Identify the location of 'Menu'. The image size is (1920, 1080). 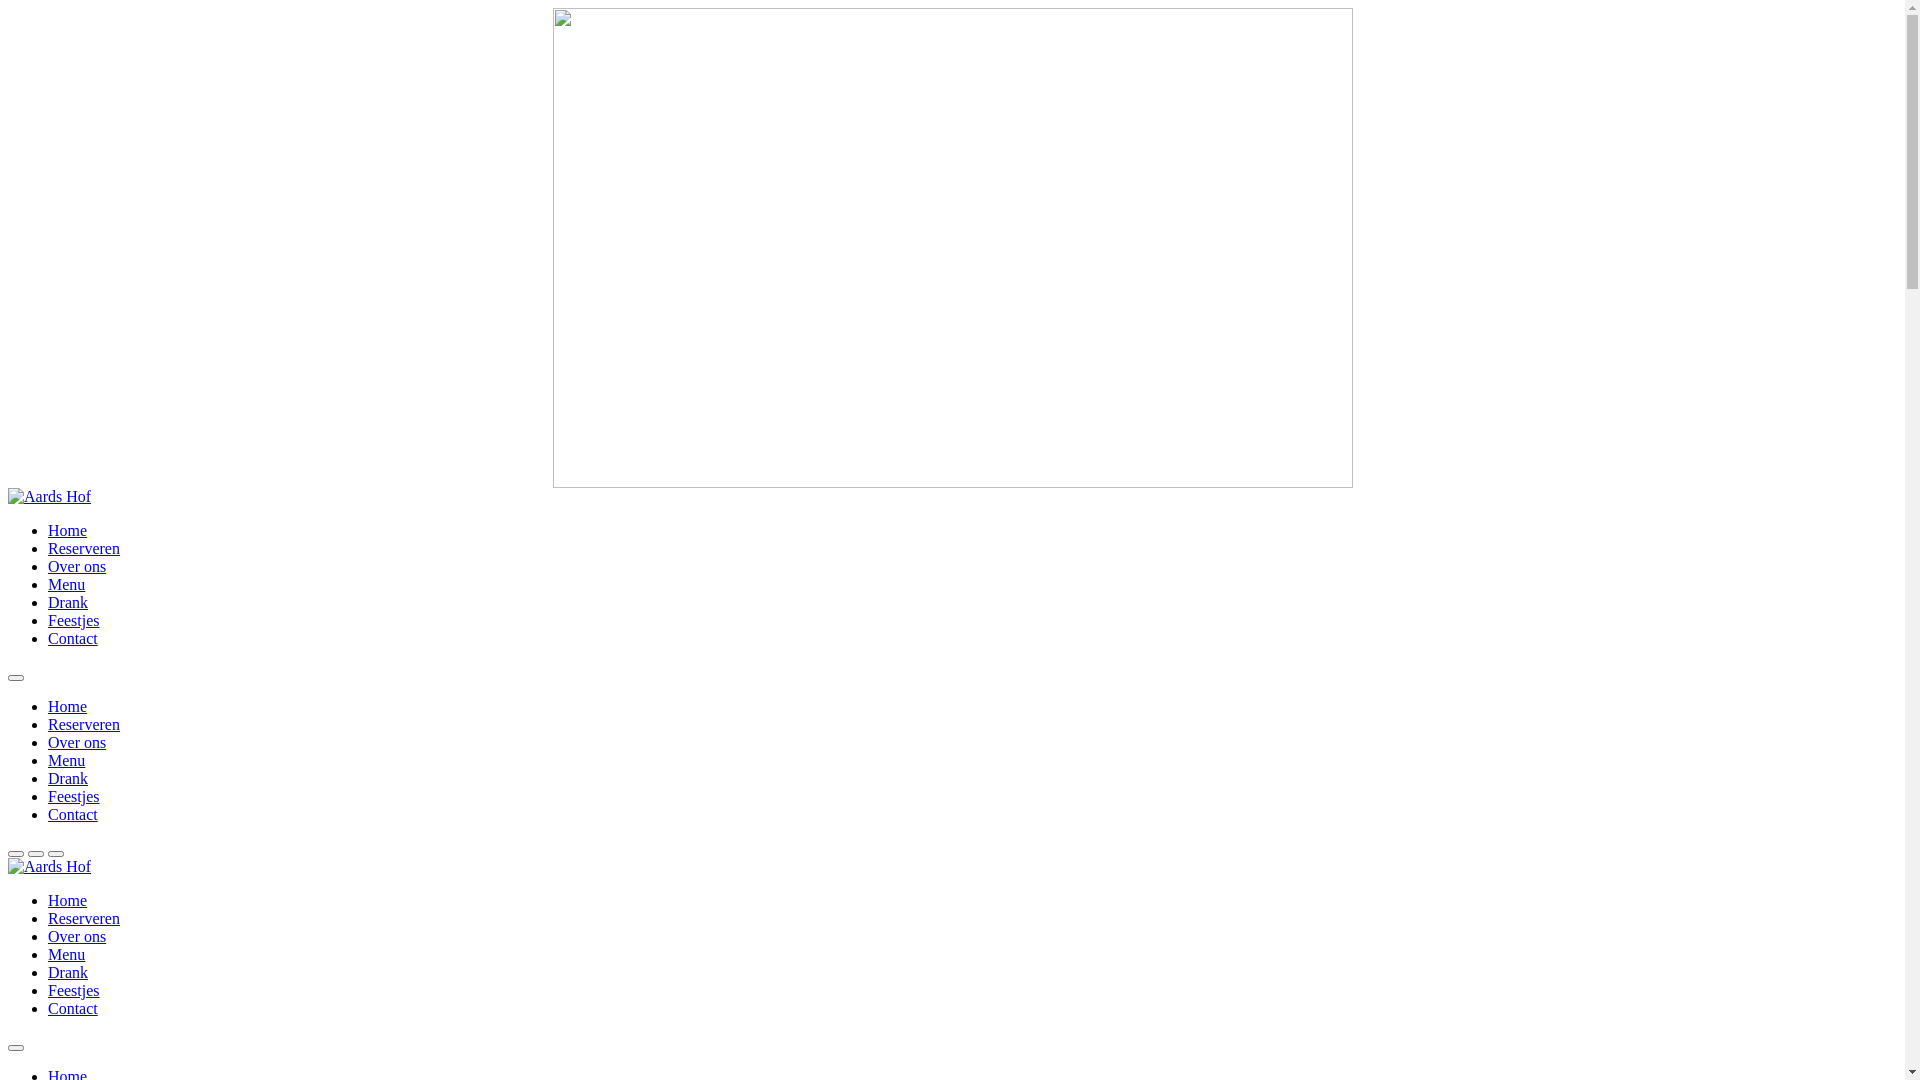
(66, 953).